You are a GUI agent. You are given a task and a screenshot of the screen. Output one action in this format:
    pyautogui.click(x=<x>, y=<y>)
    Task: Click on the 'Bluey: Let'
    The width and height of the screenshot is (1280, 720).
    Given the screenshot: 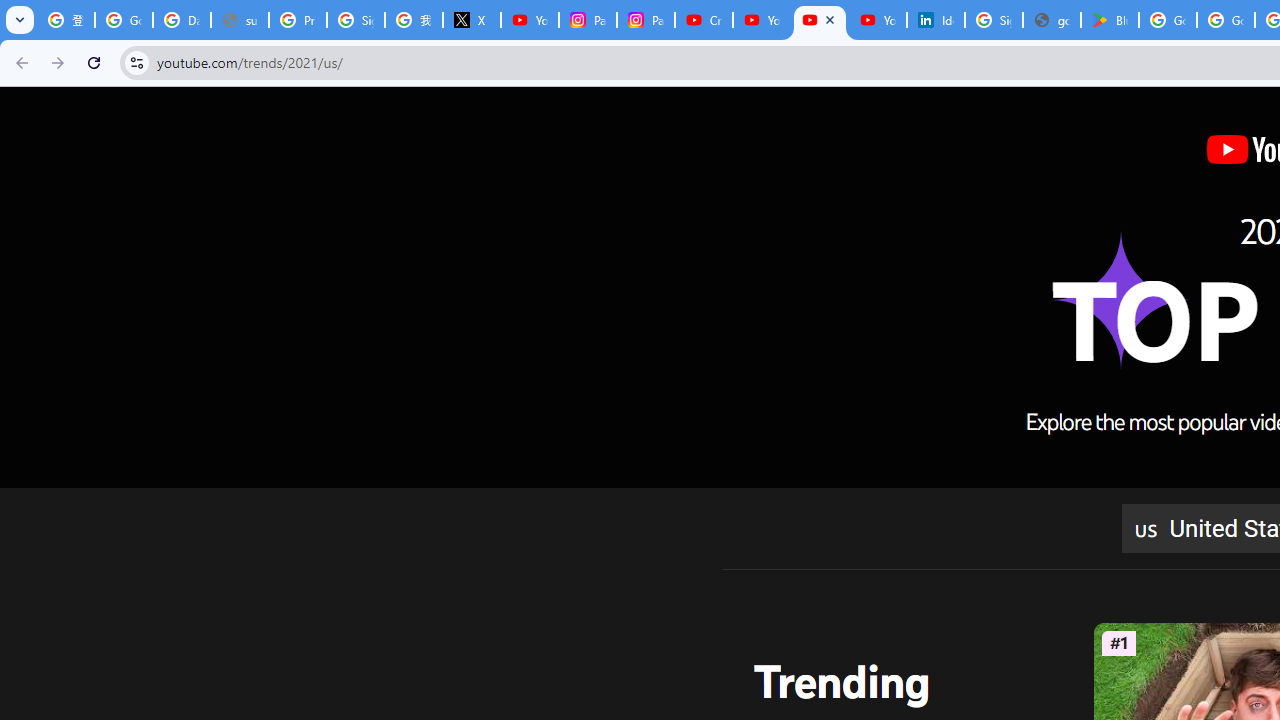 What is the action you would take?
    pyautogui.click(x=1109, y=20)
    